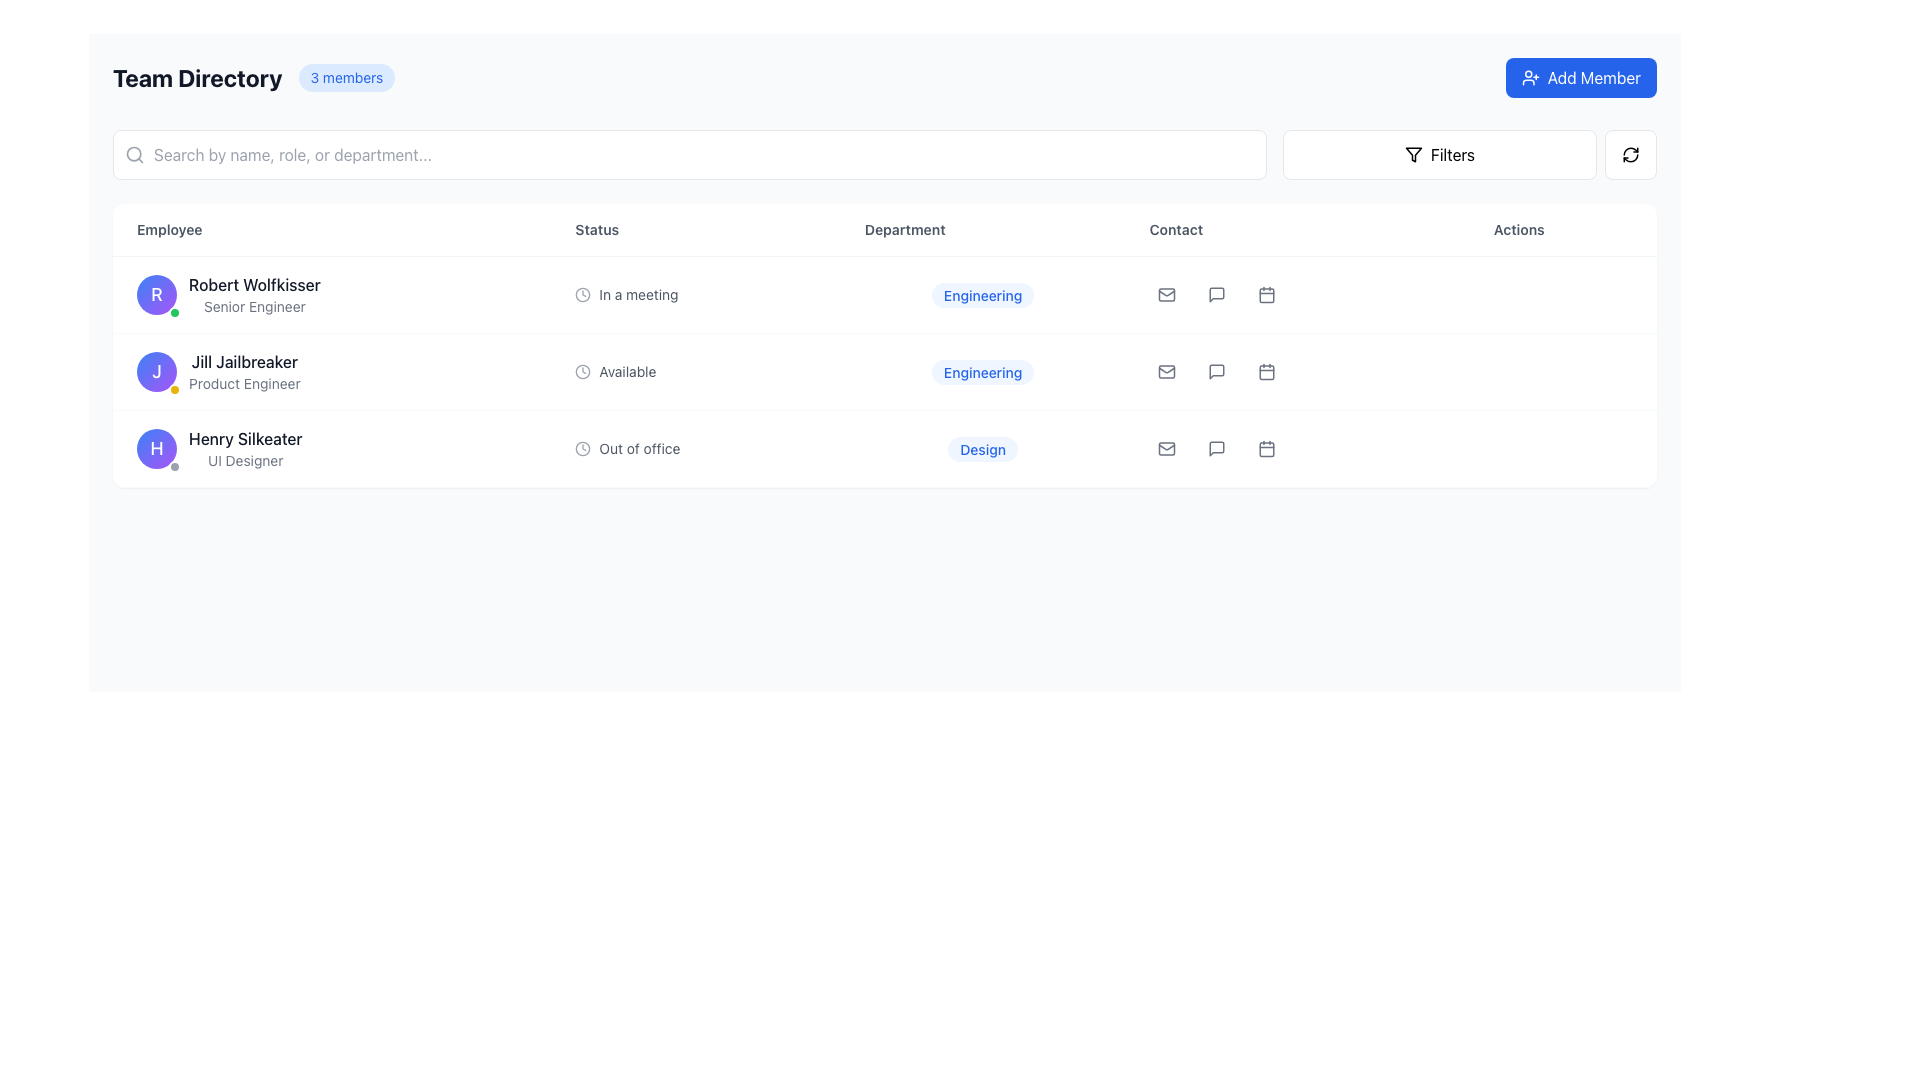  Describe the element at coordinates (1265, 448) in the screenshot. I see `the calendar icon located in the 'Actions' column in the last row of the table associated with the employee 'Henry Silkeater' to invoke its calendar-related function` at that location.